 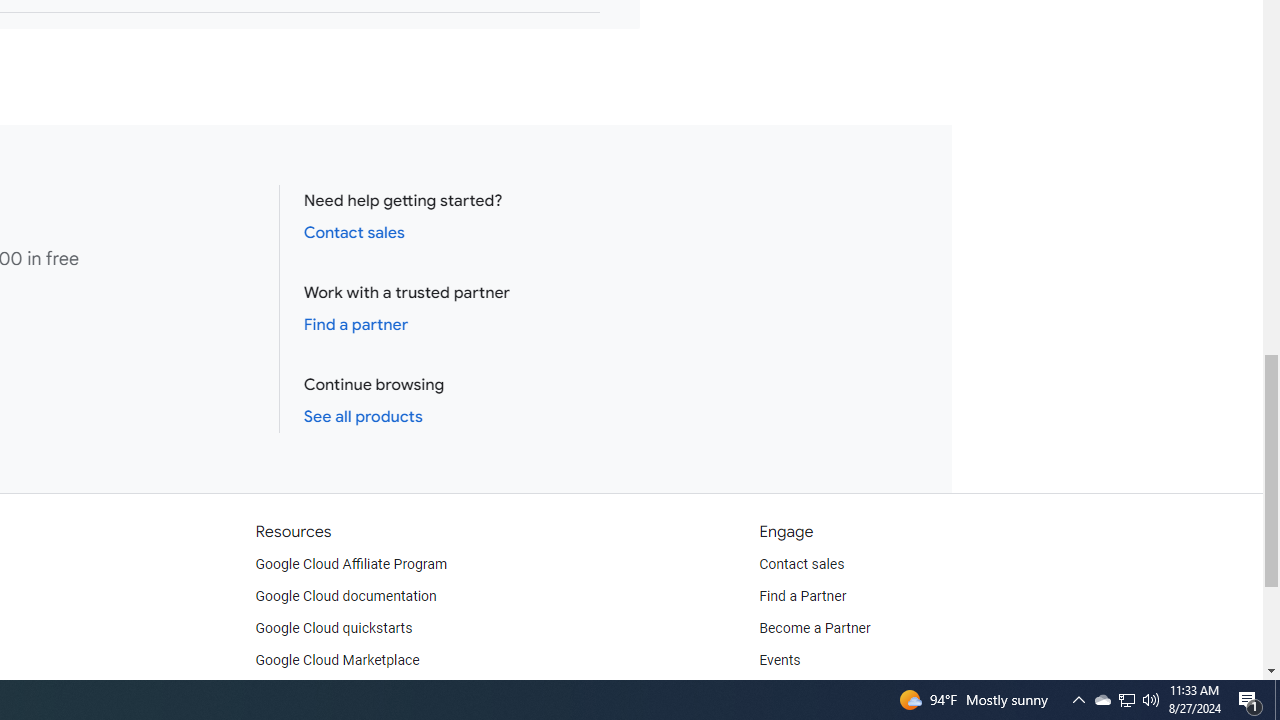 What do you see at coordinates (356, 323) in the screenshot?
I see `'Find a partner'` at bounding box center [356, 323].